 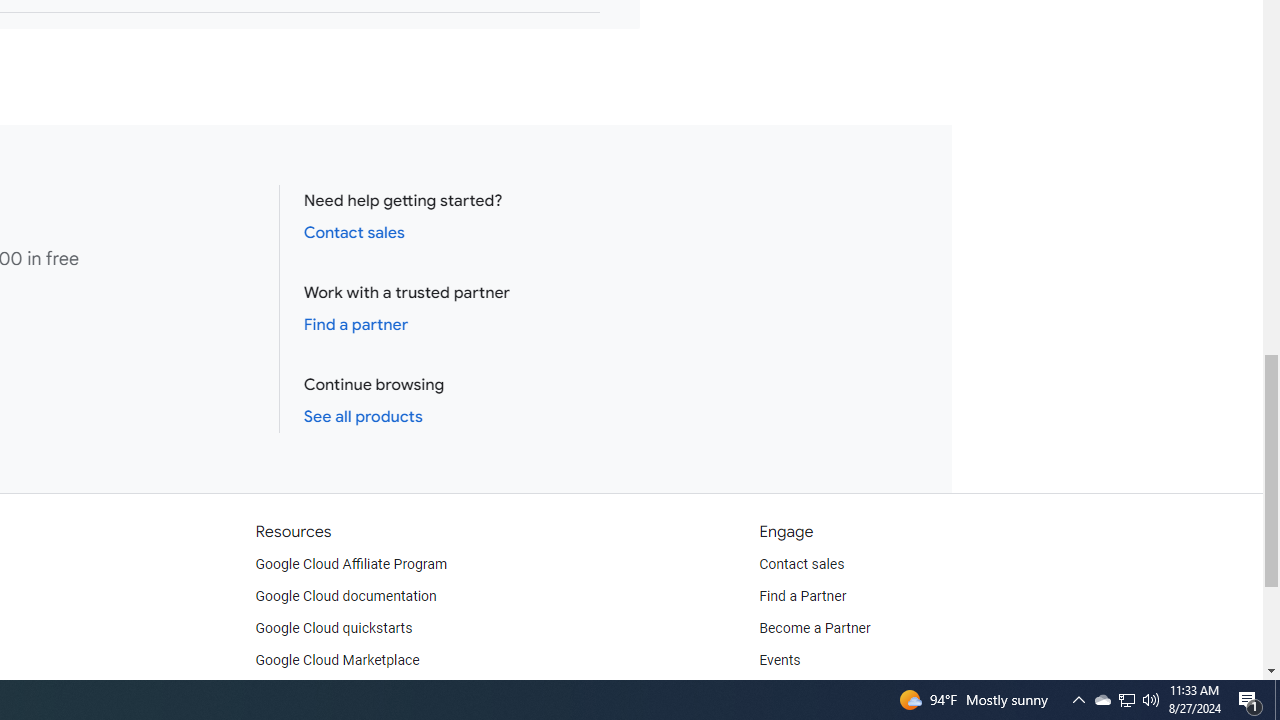 What do you see at coordinates (356, 323) in the screenshot?
I see `'Find a partner'` at bounding box center [356, 323].